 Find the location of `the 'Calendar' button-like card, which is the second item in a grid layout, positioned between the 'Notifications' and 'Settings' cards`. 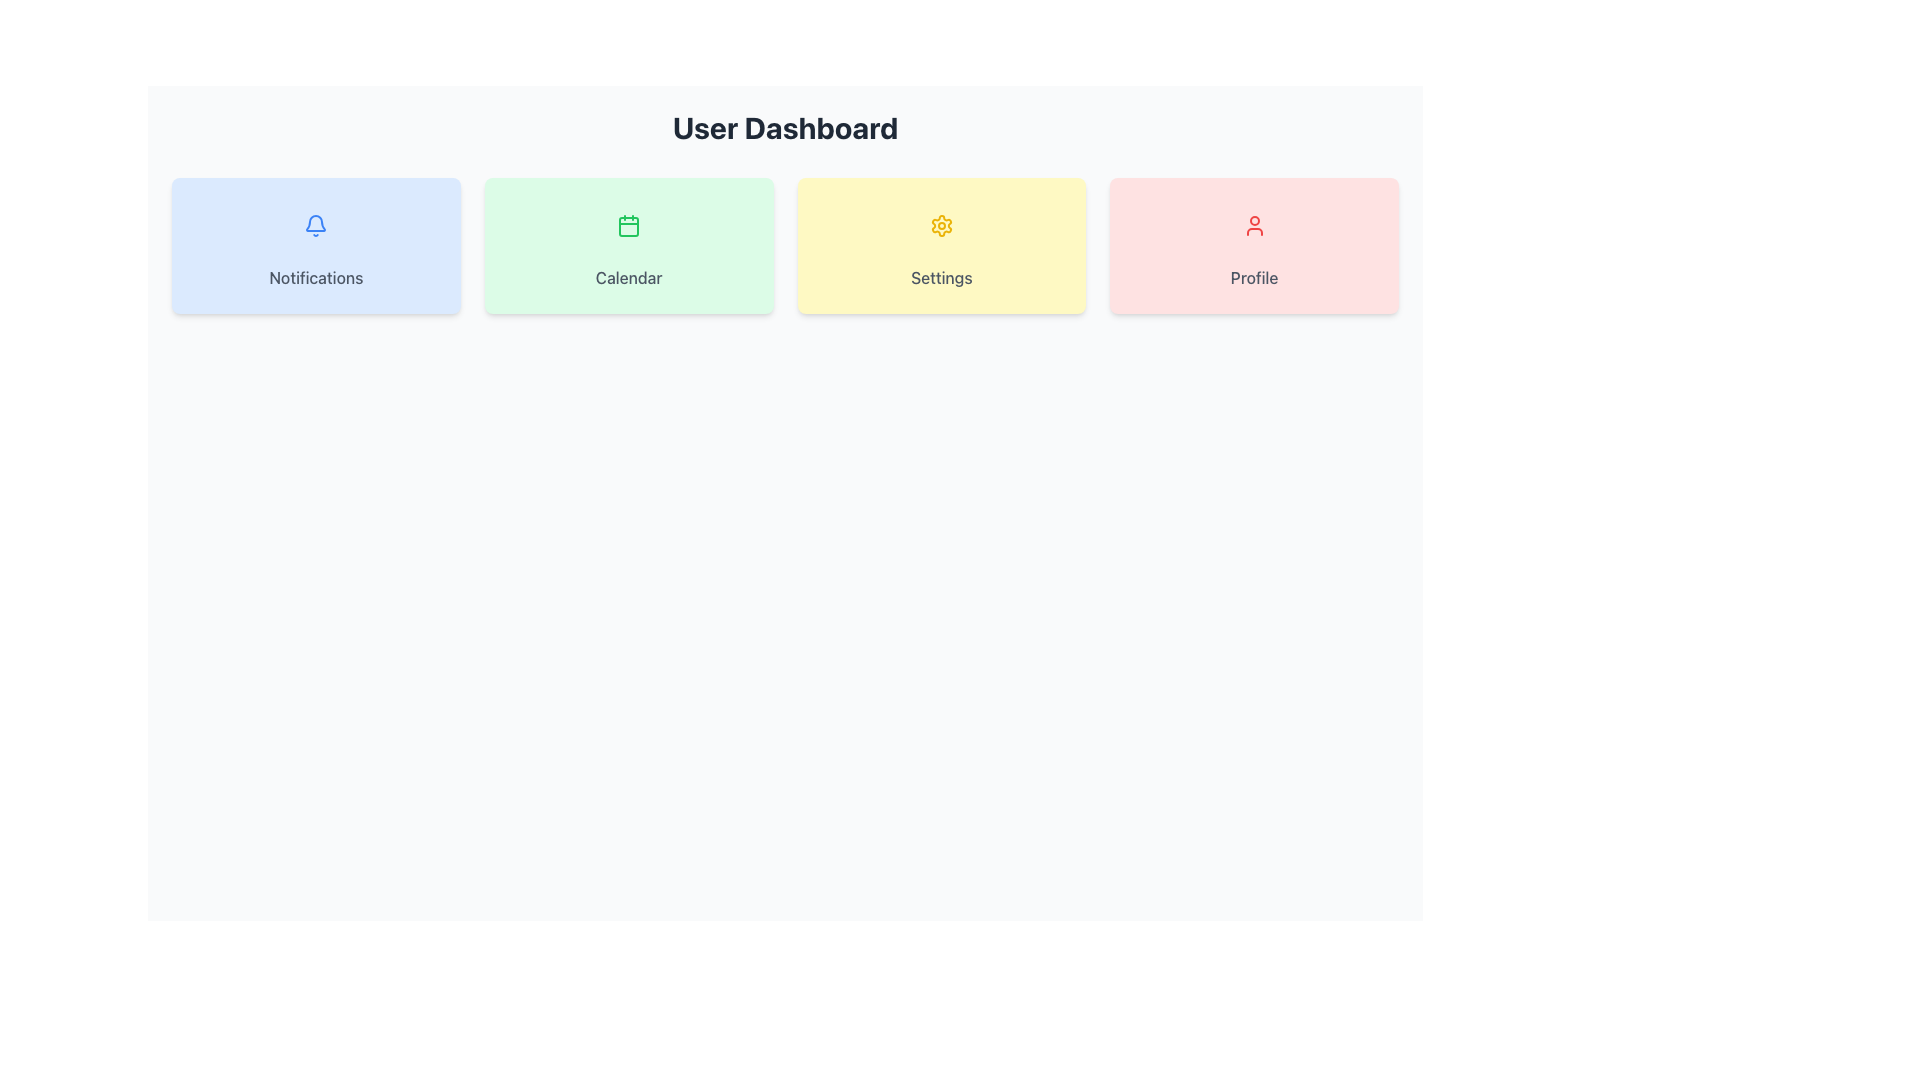

the 'Calendar' button-like card, which is the second item in a grid layout, positioned between the 'Notifications' and 'Settings' cards is located at coordinates (627, 245).